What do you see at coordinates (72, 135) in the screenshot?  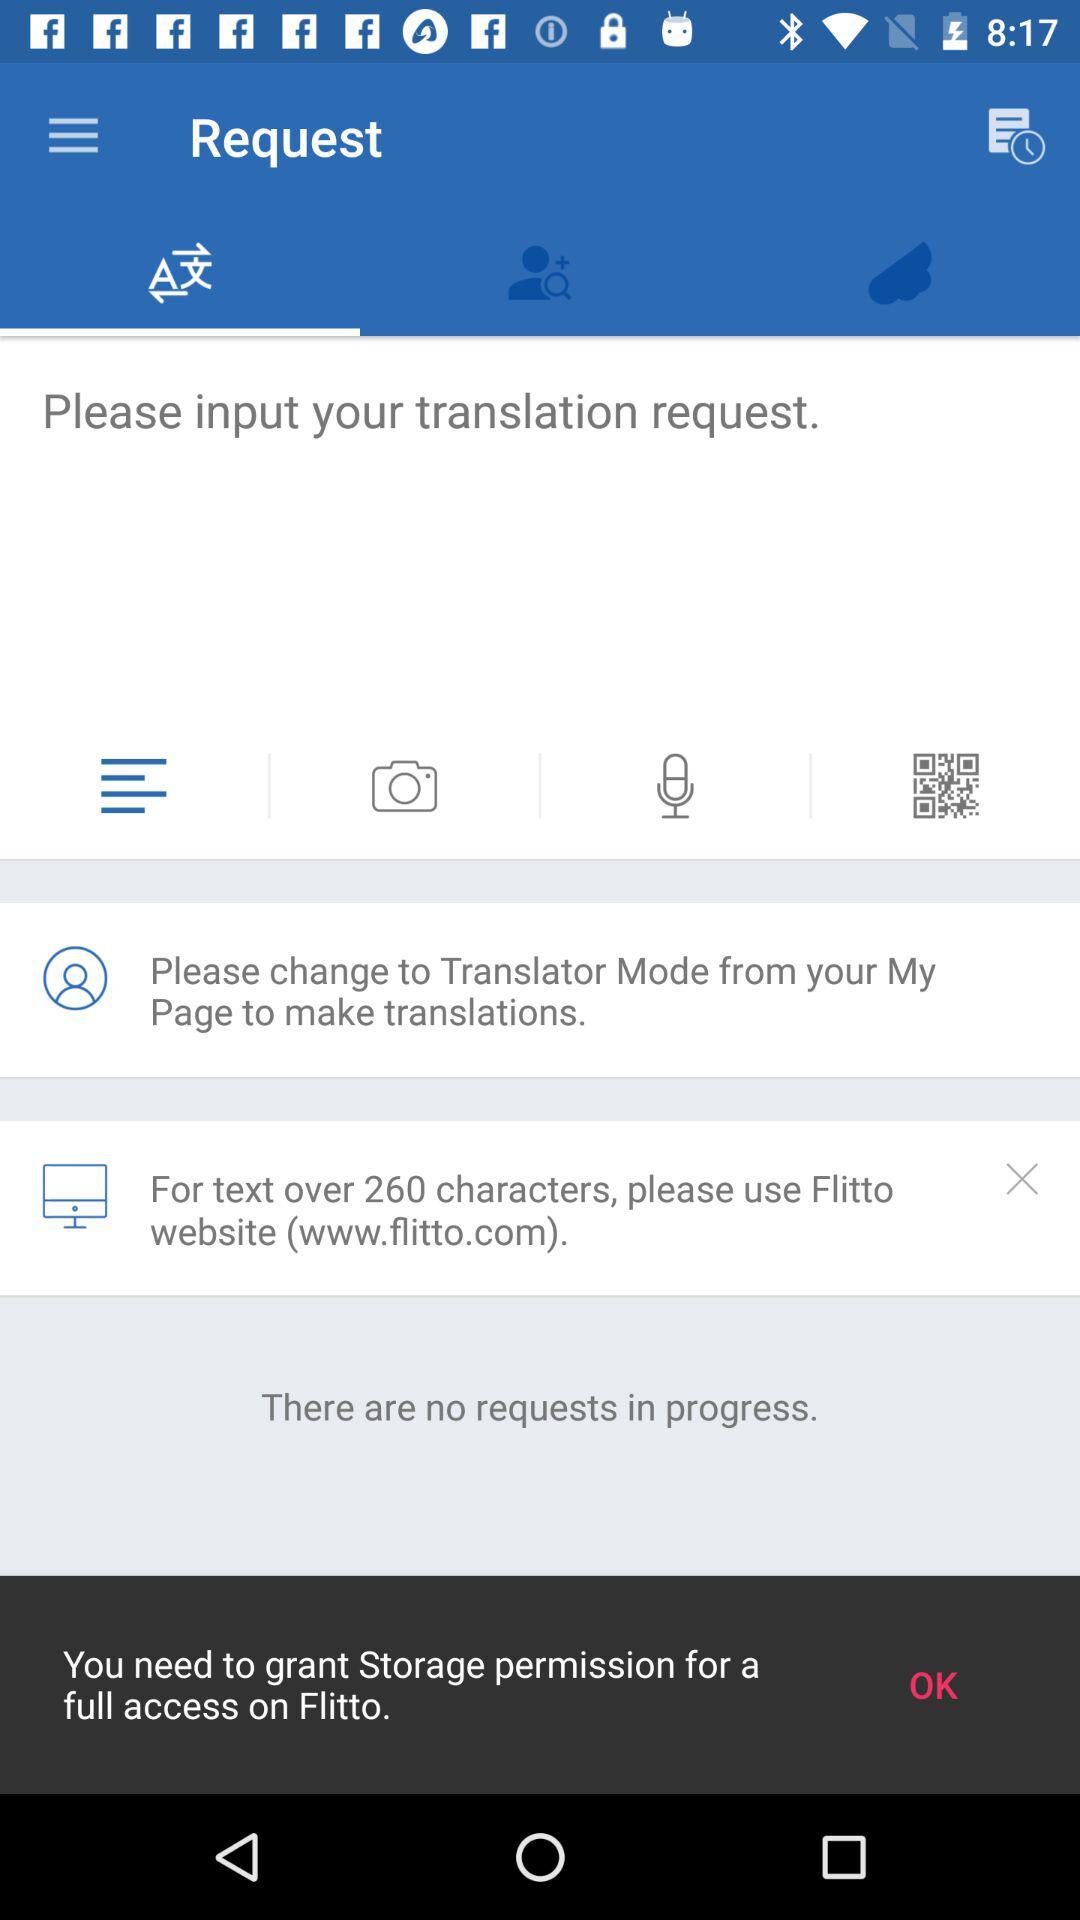 I see `icon to the left of the request item` at bounding box center [72, 135].